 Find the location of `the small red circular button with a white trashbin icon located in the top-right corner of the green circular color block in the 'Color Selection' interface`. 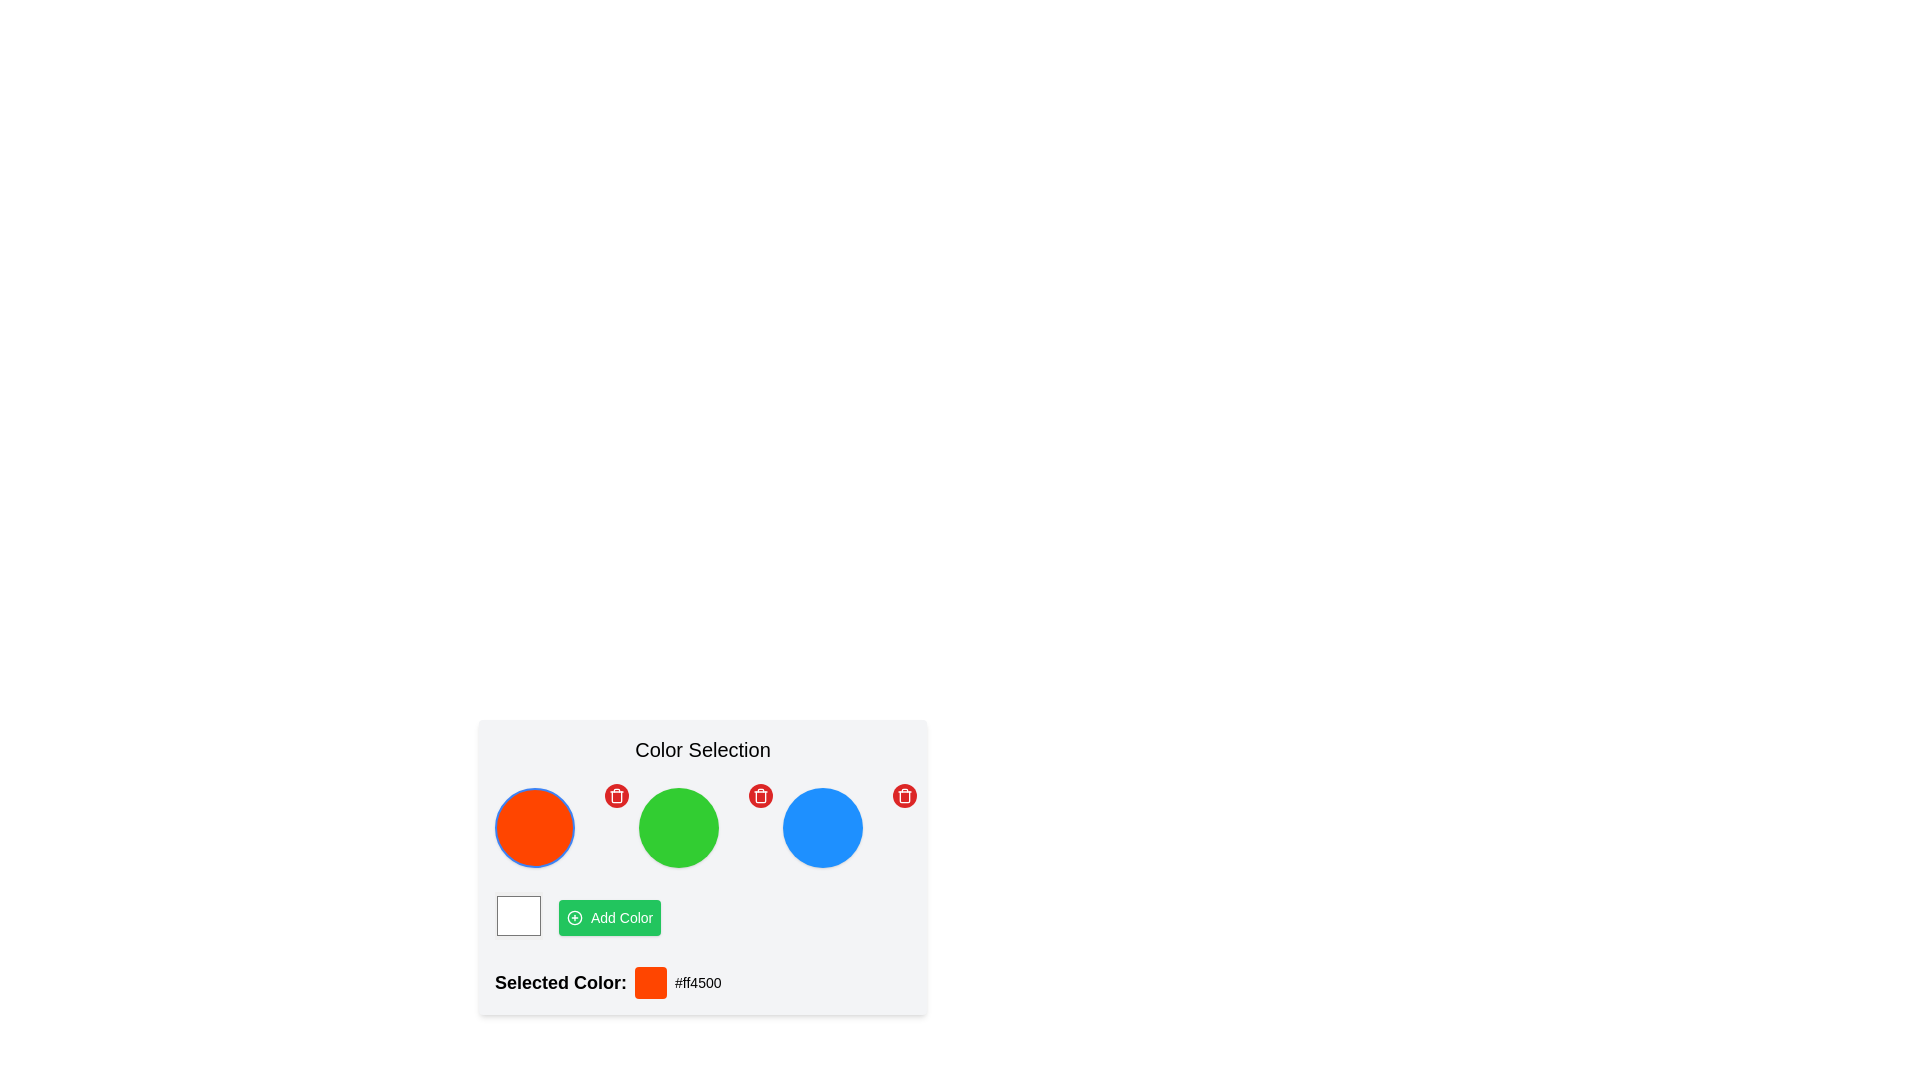

the small red circular button with a white trashbin icon located in the top-right corner of the green circular color block in the 'Color Selection' interface is located at coordinates (760, 794).